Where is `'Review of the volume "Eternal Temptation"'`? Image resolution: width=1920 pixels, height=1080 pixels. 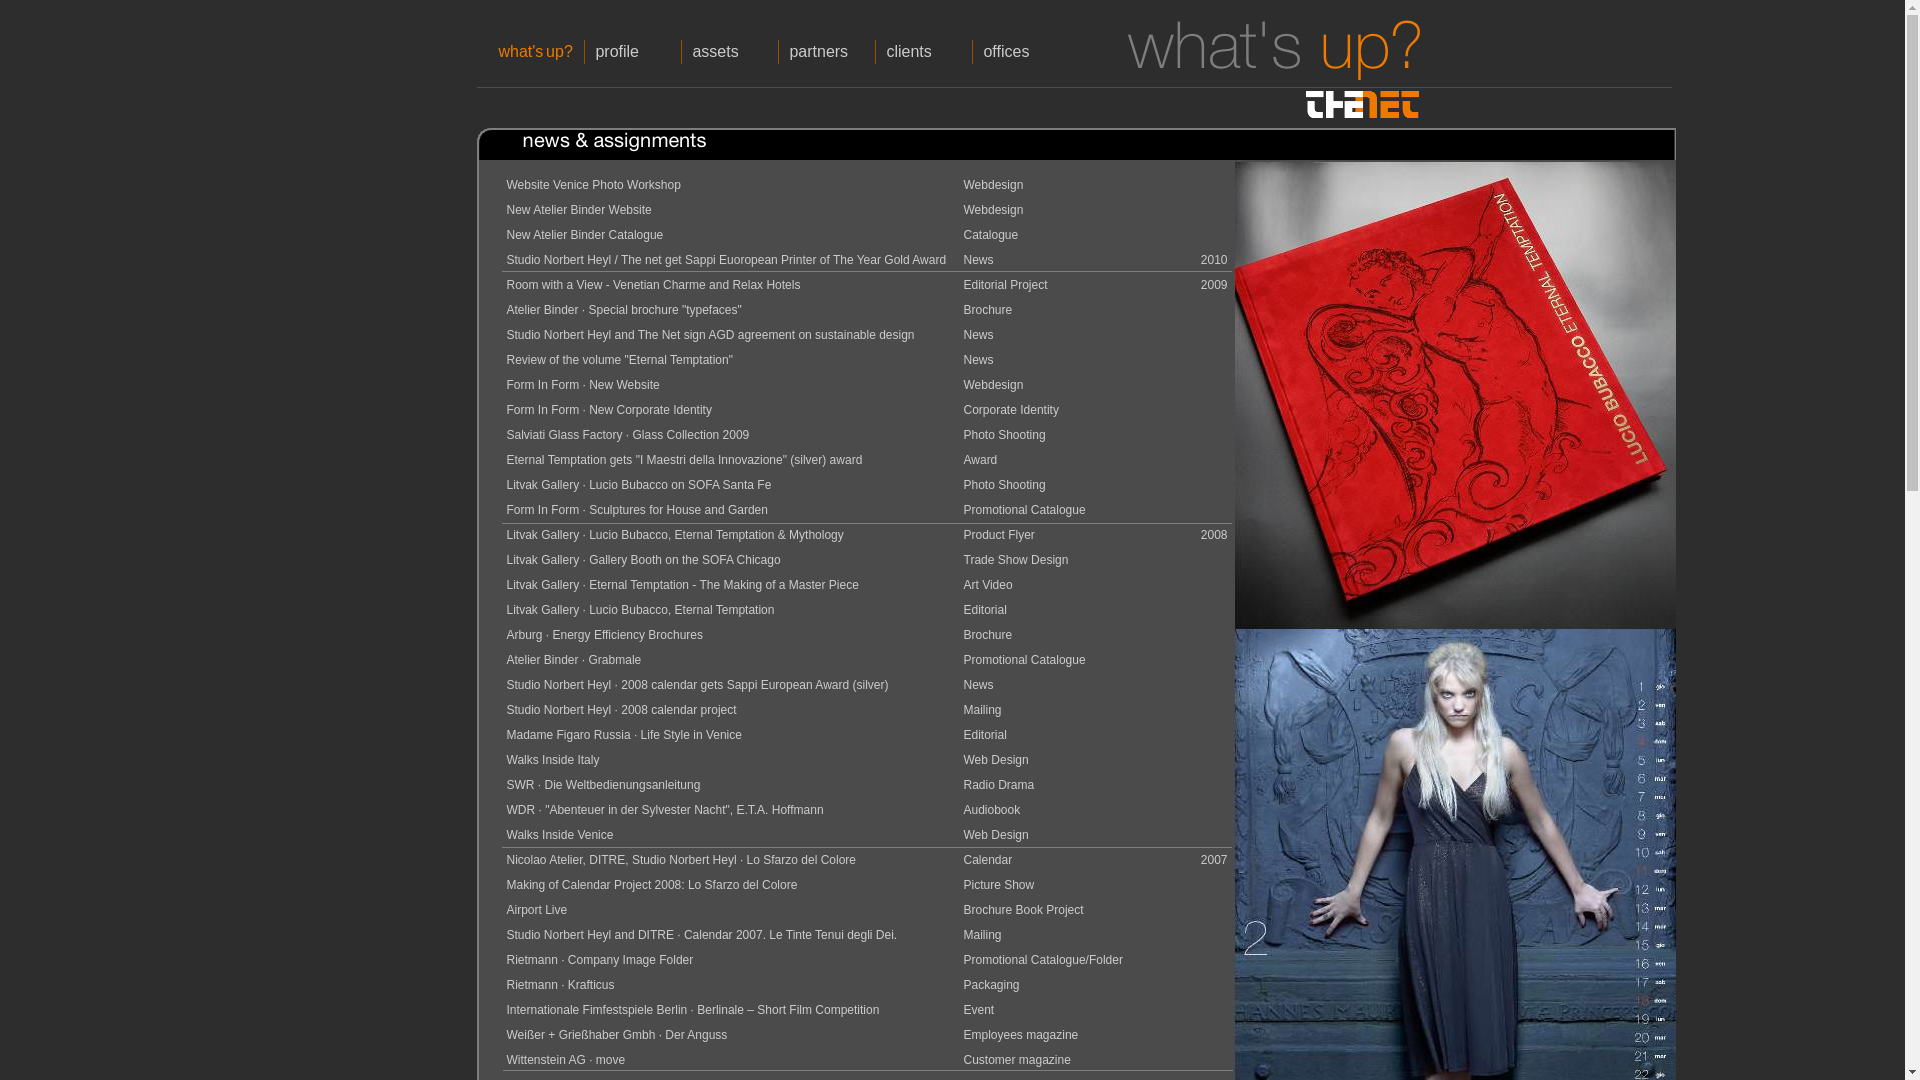
'Review of the volume "Eternal Temptation"' is located at coordinates (618, 358).